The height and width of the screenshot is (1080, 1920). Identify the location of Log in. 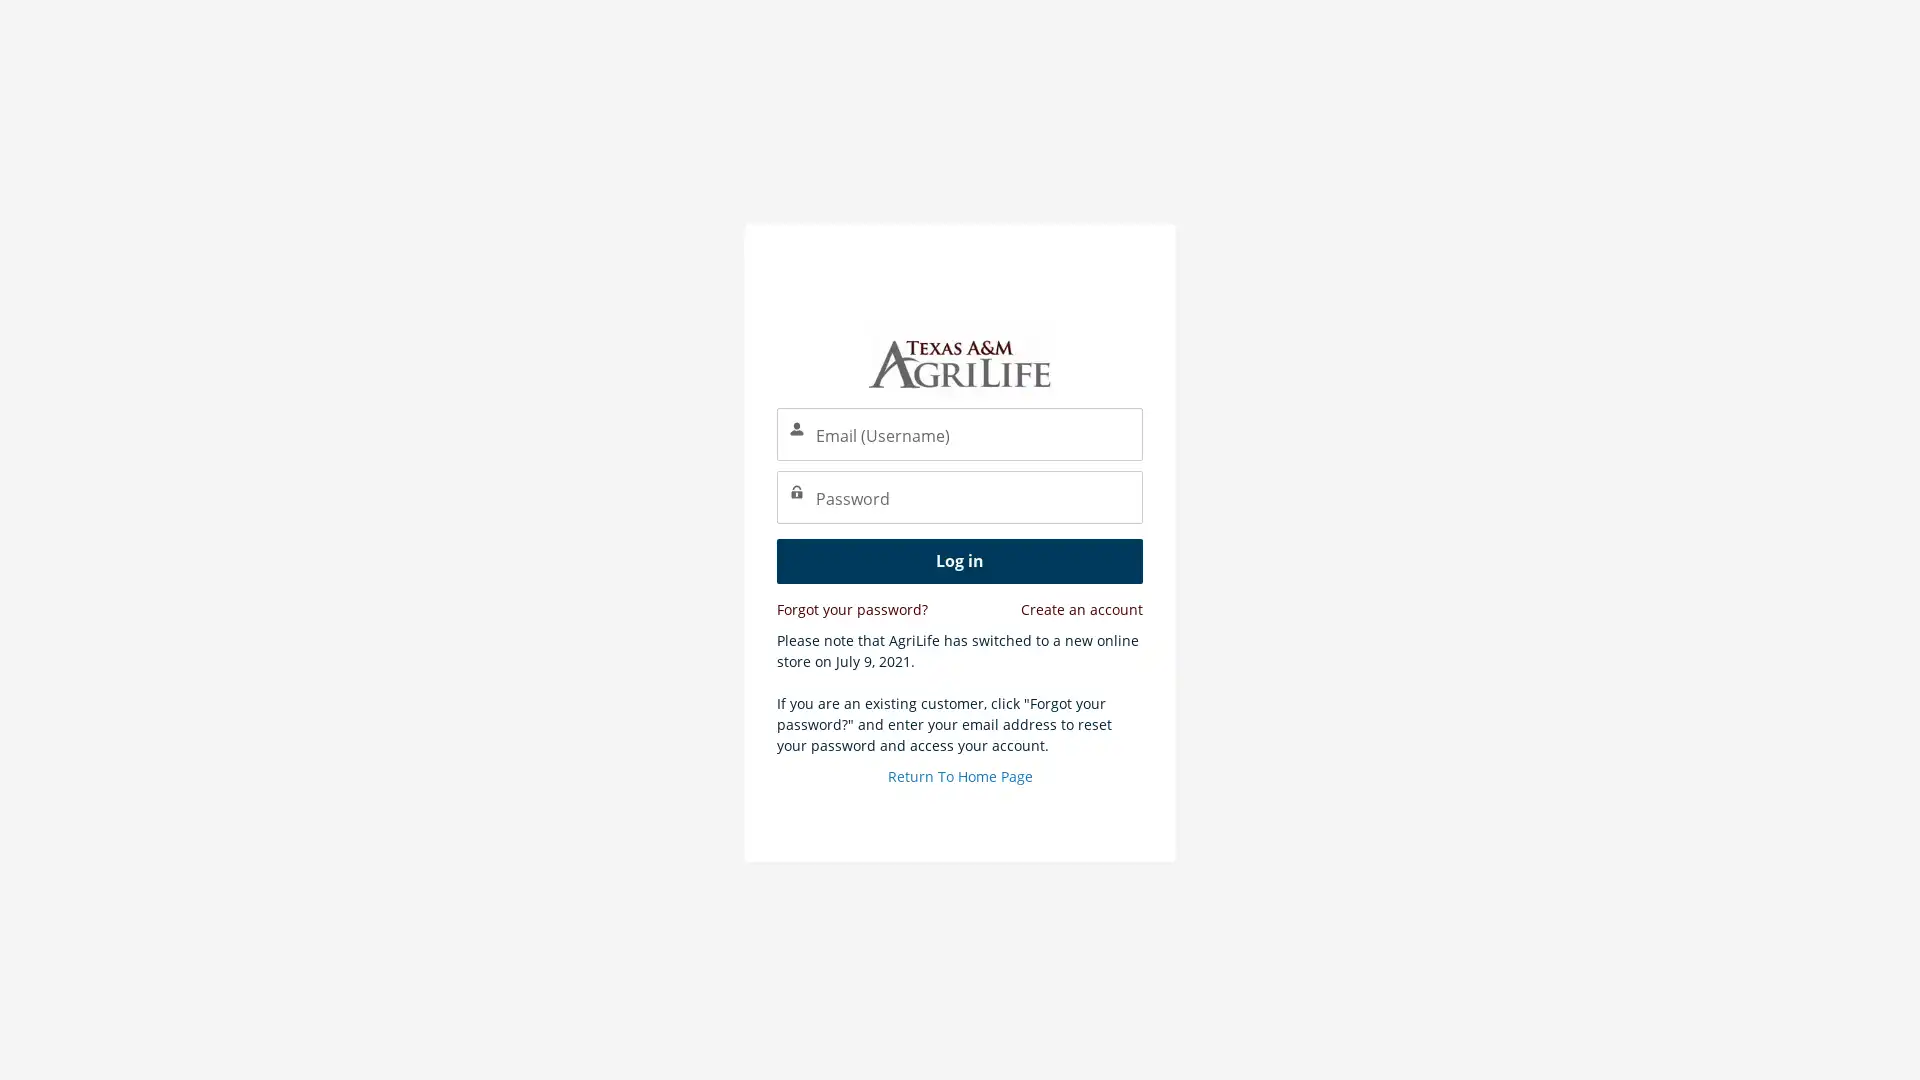
(960, 560).